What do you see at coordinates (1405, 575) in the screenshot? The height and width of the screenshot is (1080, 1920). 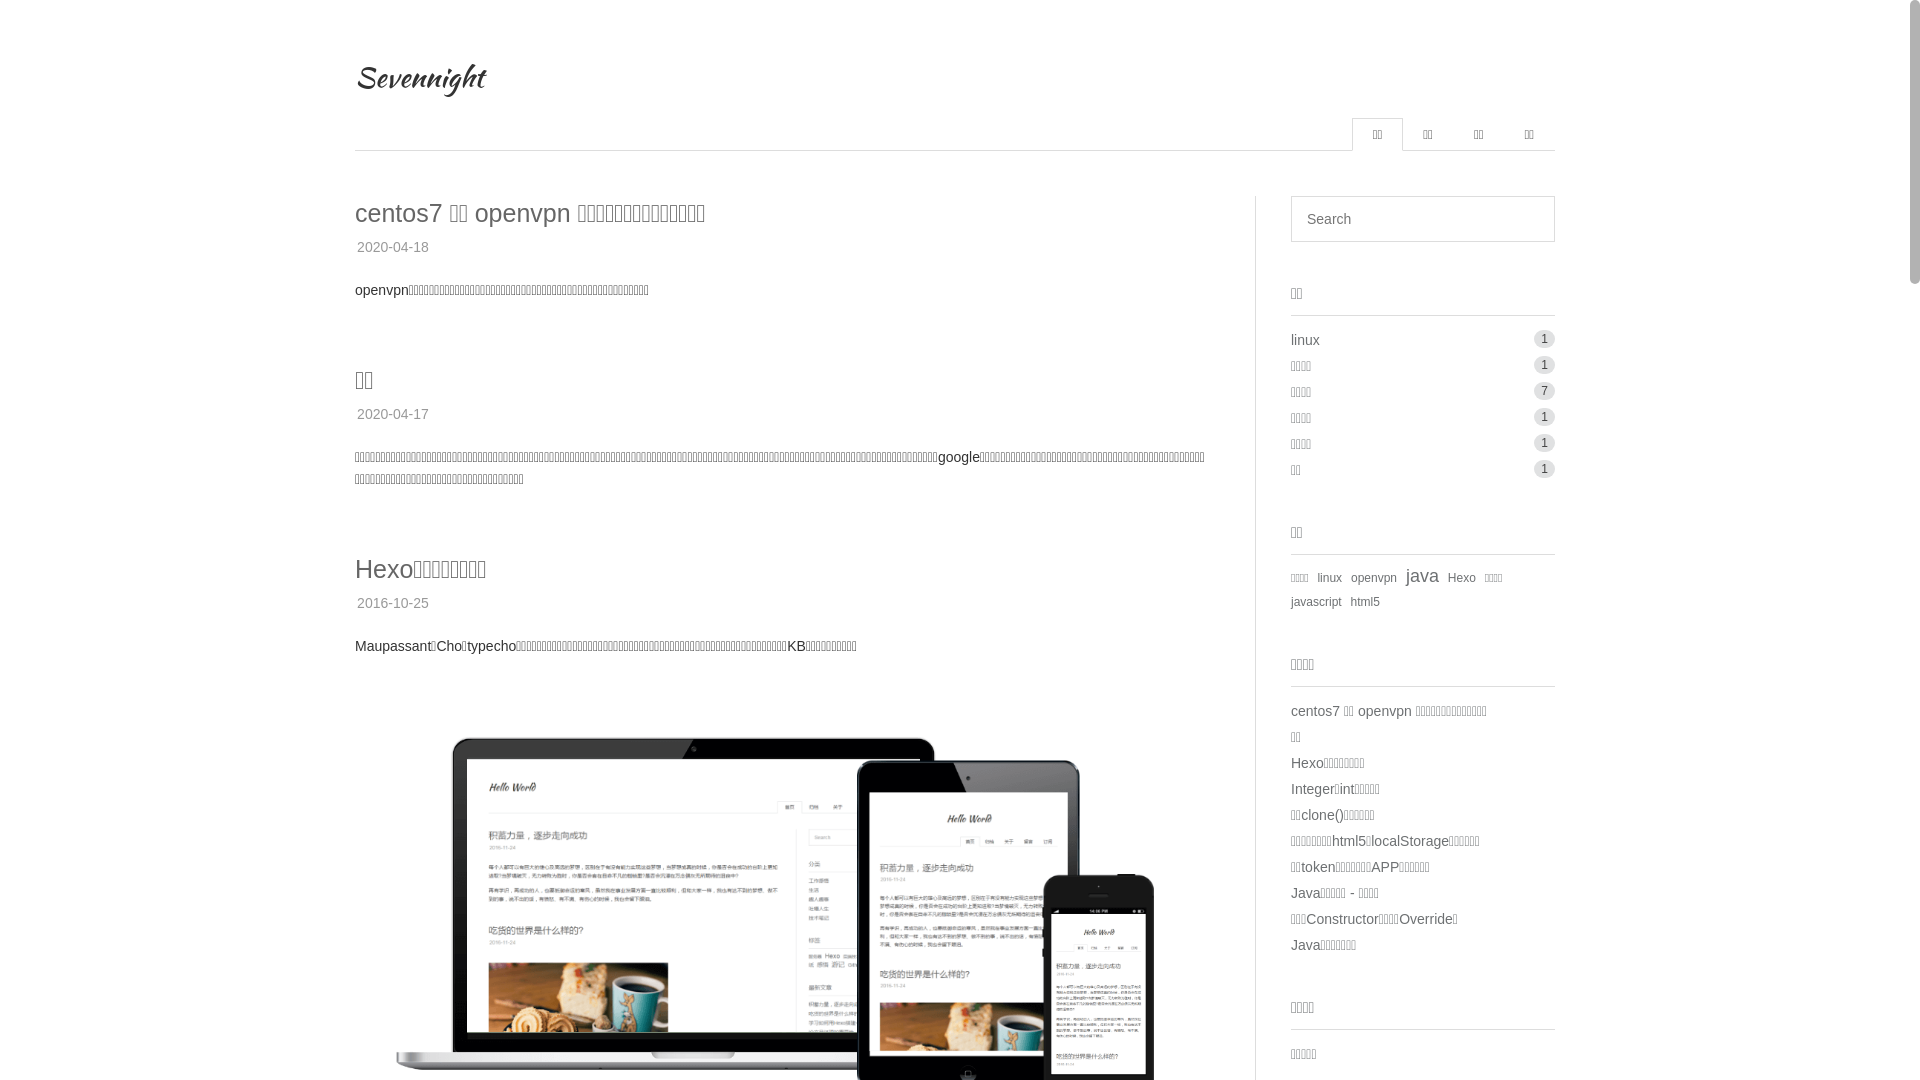 I see `'java'` at bounding box center [1405, 575].